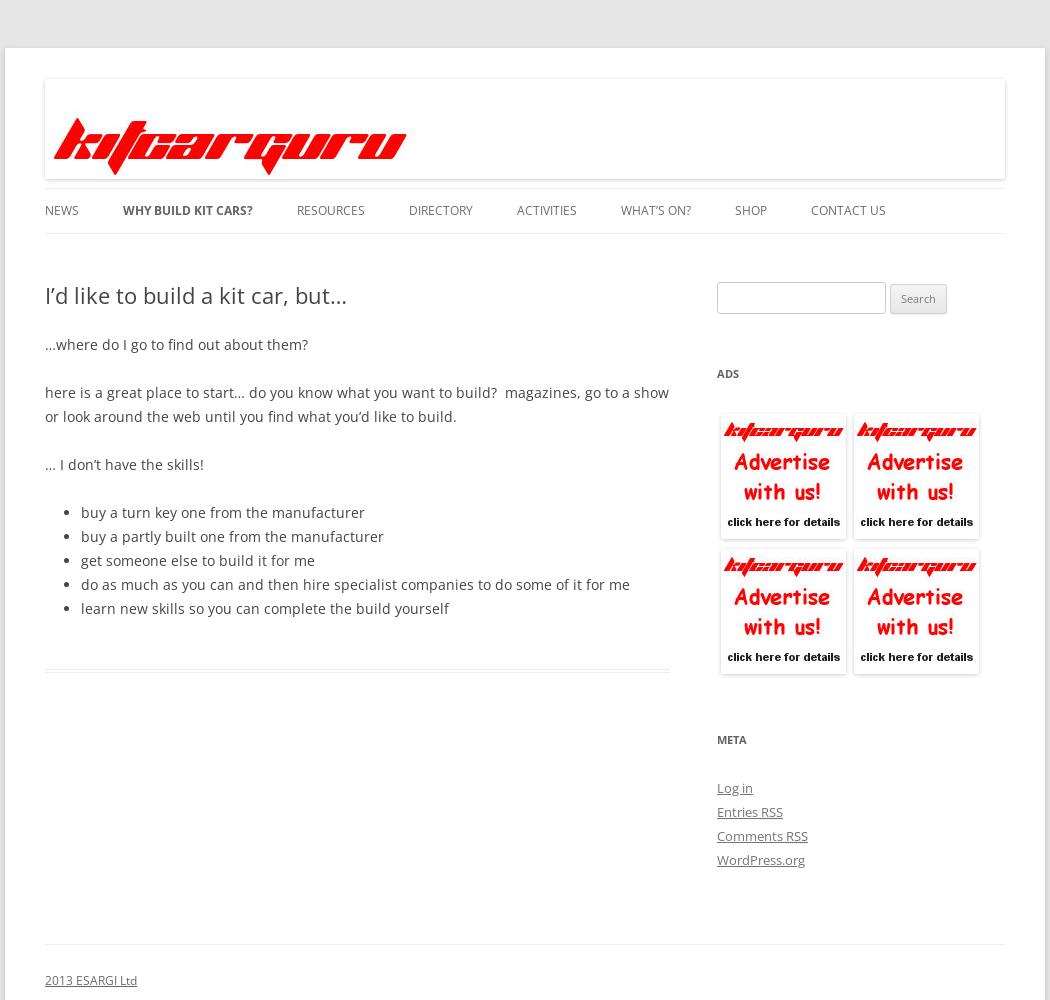  Describe the element at coordinates (734, 788) in the screenshot. I see `'Log in'` at that location.